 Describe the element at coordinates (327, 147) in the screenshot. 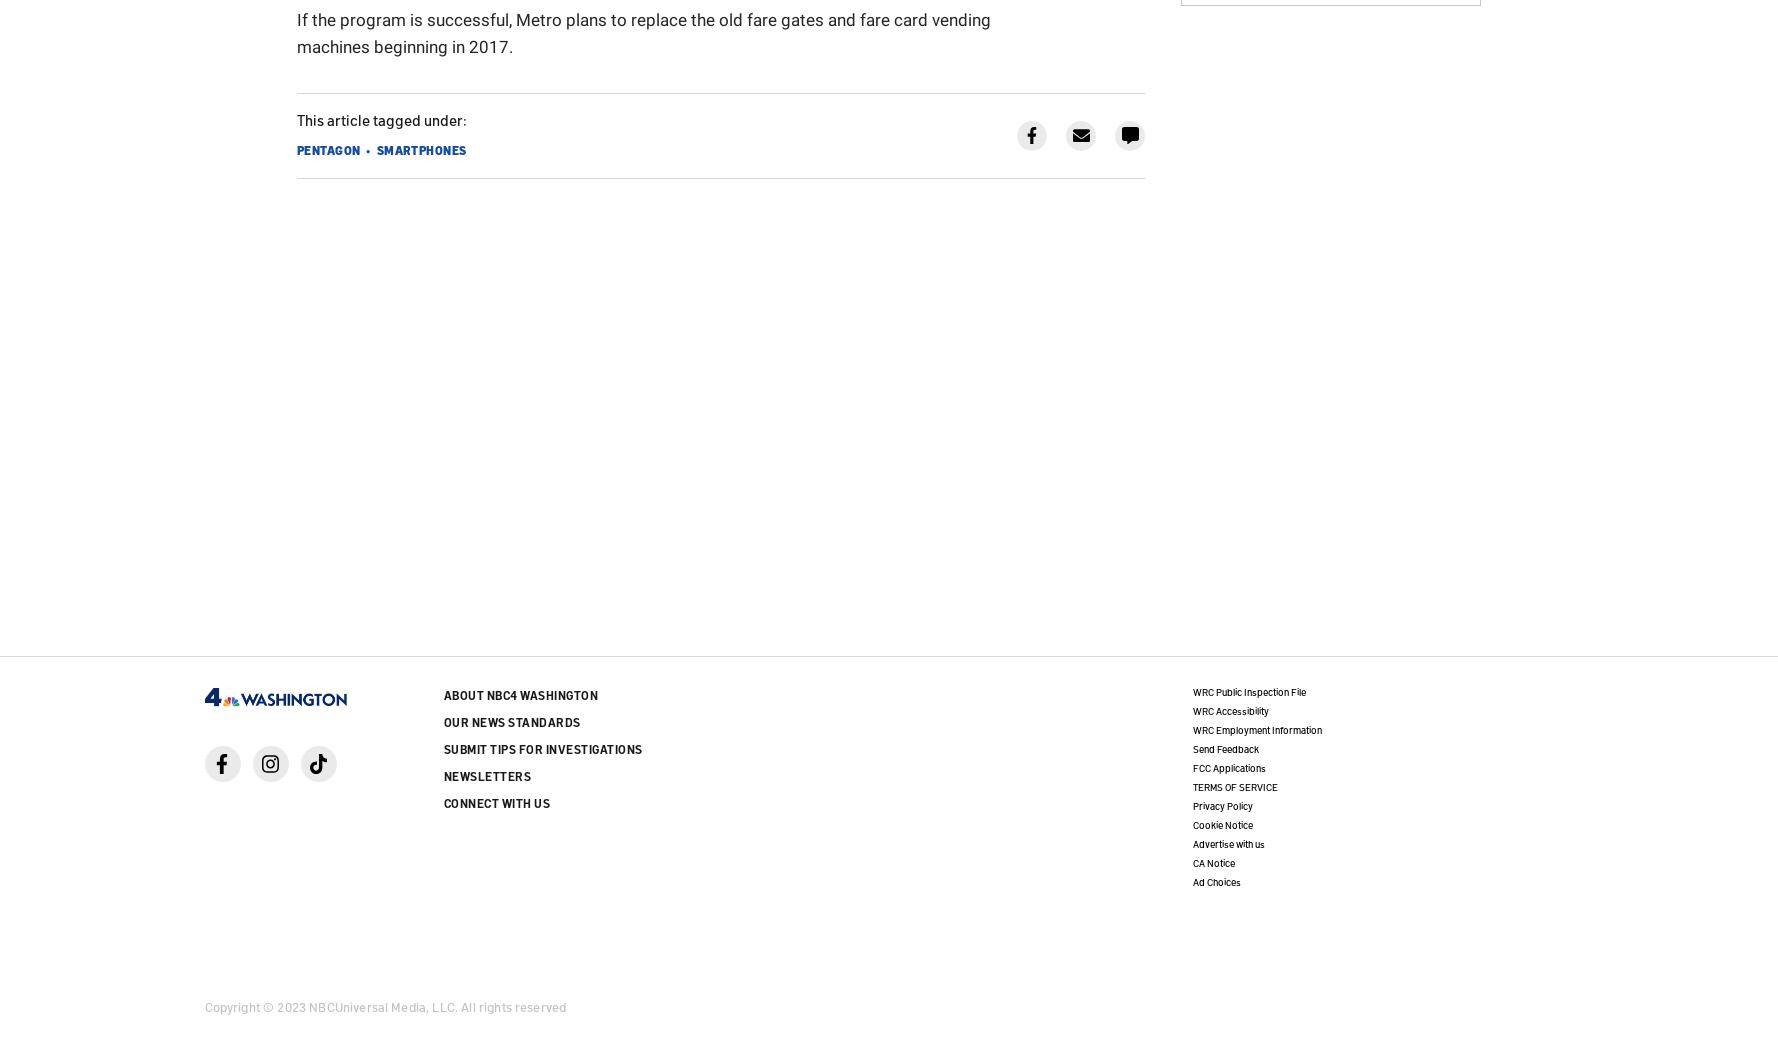

I see `'Pentagon'` at that location.